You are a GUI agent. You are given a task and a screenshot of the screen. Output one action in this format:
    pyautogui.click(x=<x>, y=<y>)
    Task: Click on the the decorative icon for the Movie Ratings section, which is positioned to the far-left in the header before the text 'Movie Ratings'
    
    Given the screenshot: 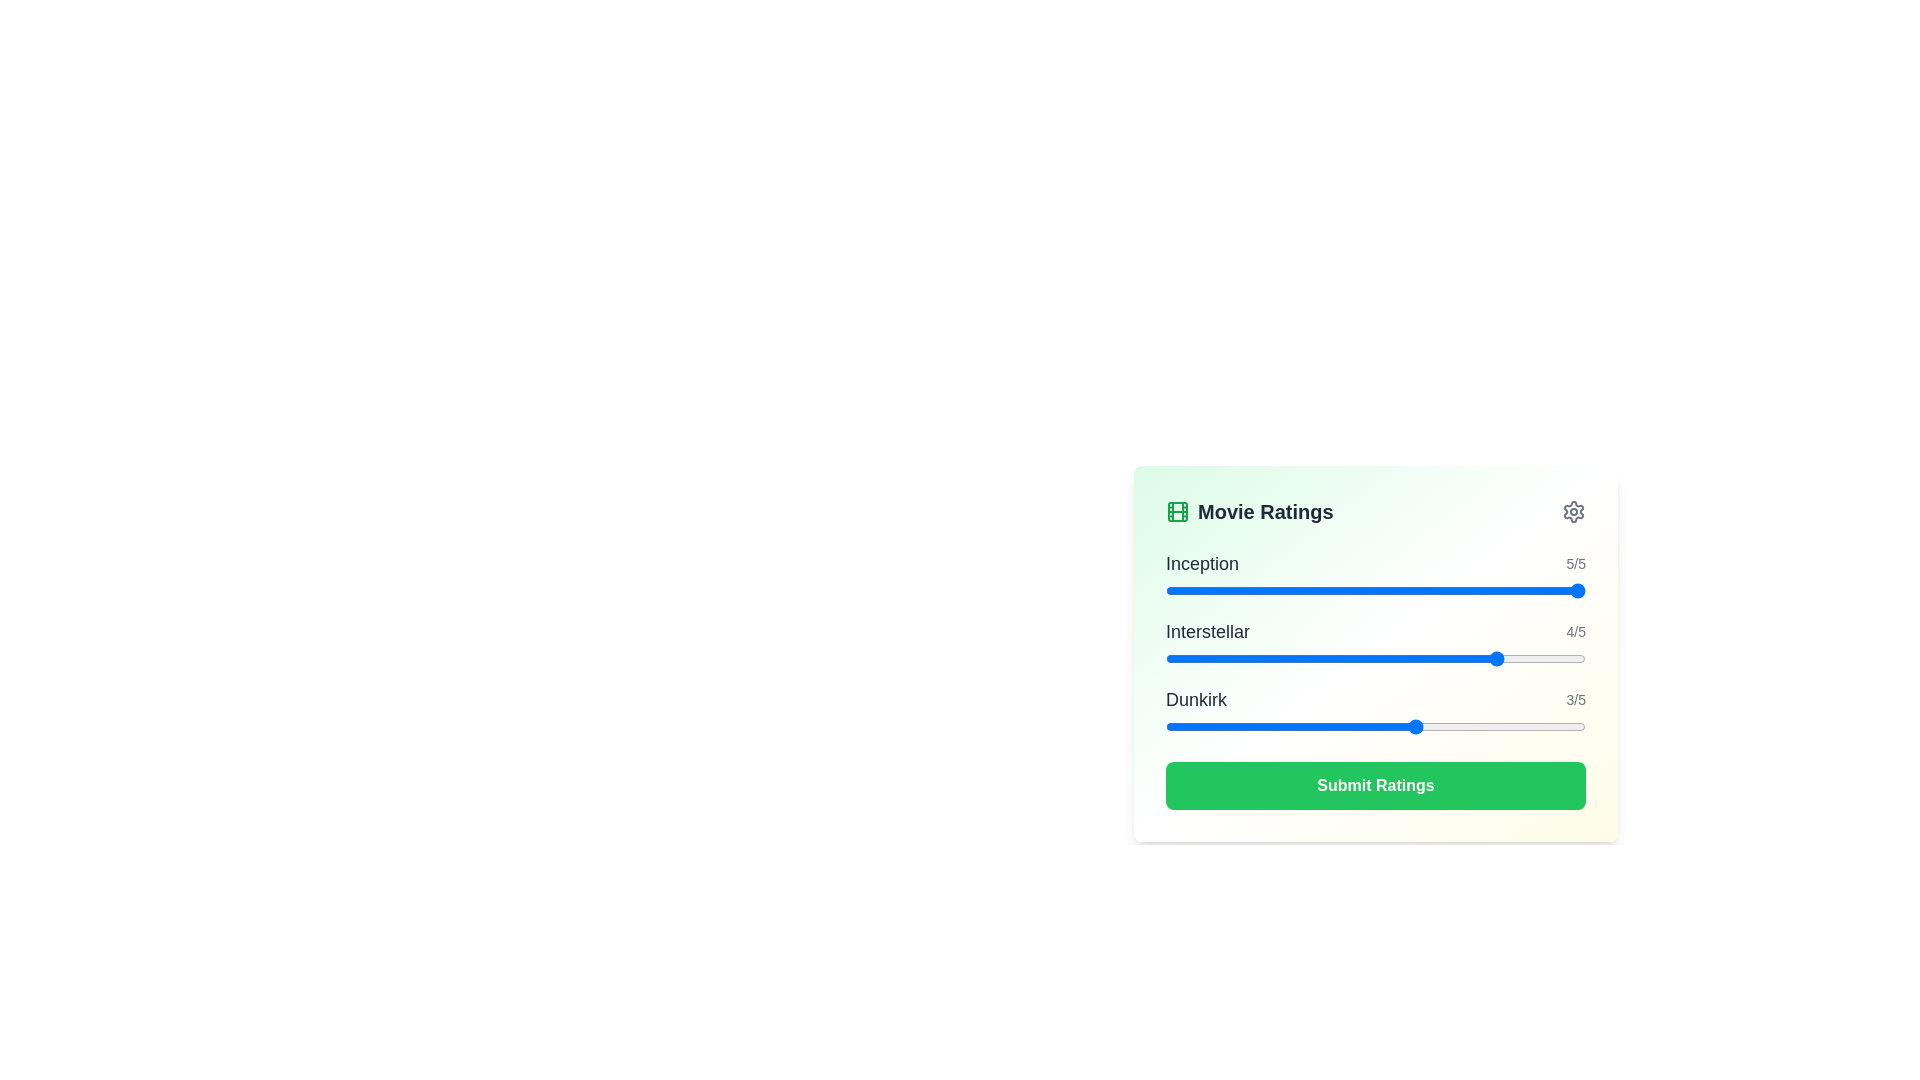 What is the action you would take?
    pyautogui.click(x=1177, y=511)
    